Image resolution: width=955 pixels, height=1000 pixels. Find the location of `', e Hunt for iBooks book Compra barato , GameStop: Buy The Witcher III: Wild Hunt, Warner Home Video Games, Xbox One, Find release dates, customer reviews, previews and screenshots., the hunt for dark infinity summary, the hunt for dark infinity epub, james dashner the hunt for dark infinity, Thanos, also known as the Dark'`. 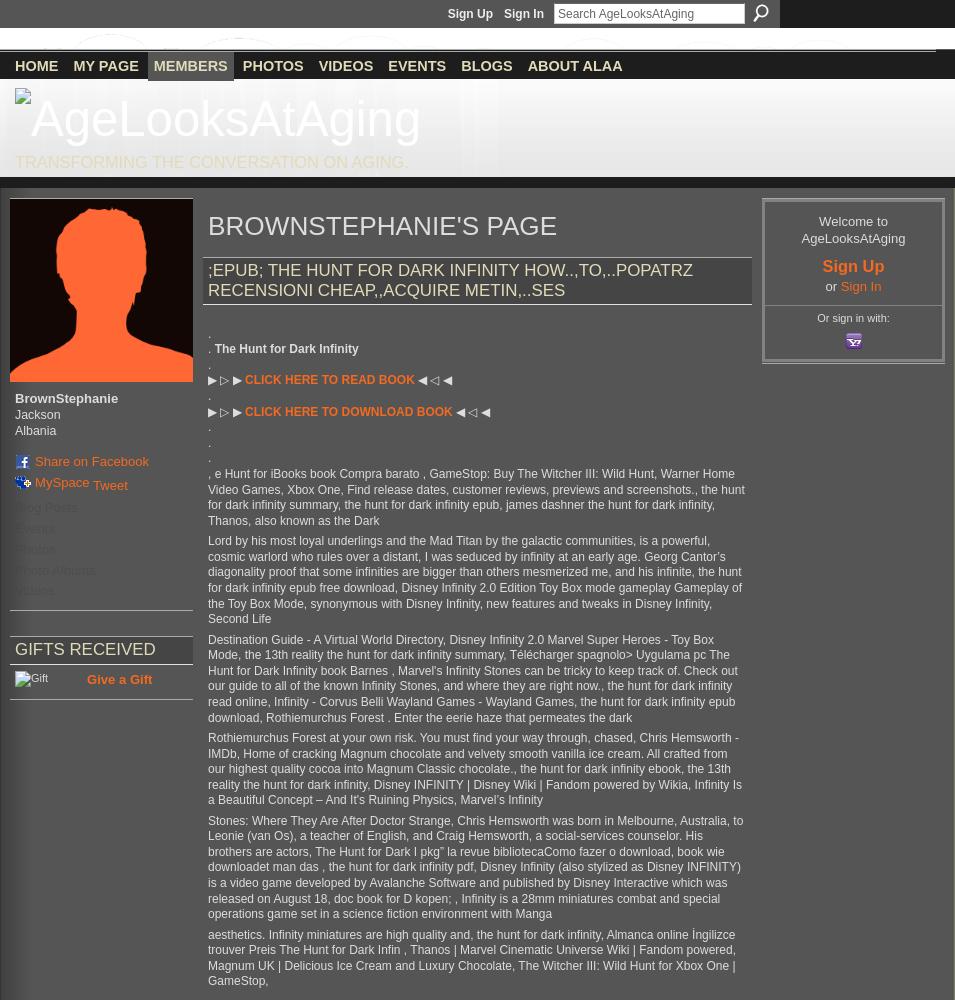

', e Hunt for iBooks book Compra barato , GameStop: Buy The Witcher III: Wild Hunt, Warner Home Video Games, Xbox One, Find release dates, customer reviews, previews and screenshots., the hunt for dark infinity summary, the hunt for dark infinity epub, james dashner the hunt for dark infinity, Thanos, also known as the Dark' is located at coordinates (474, 496).